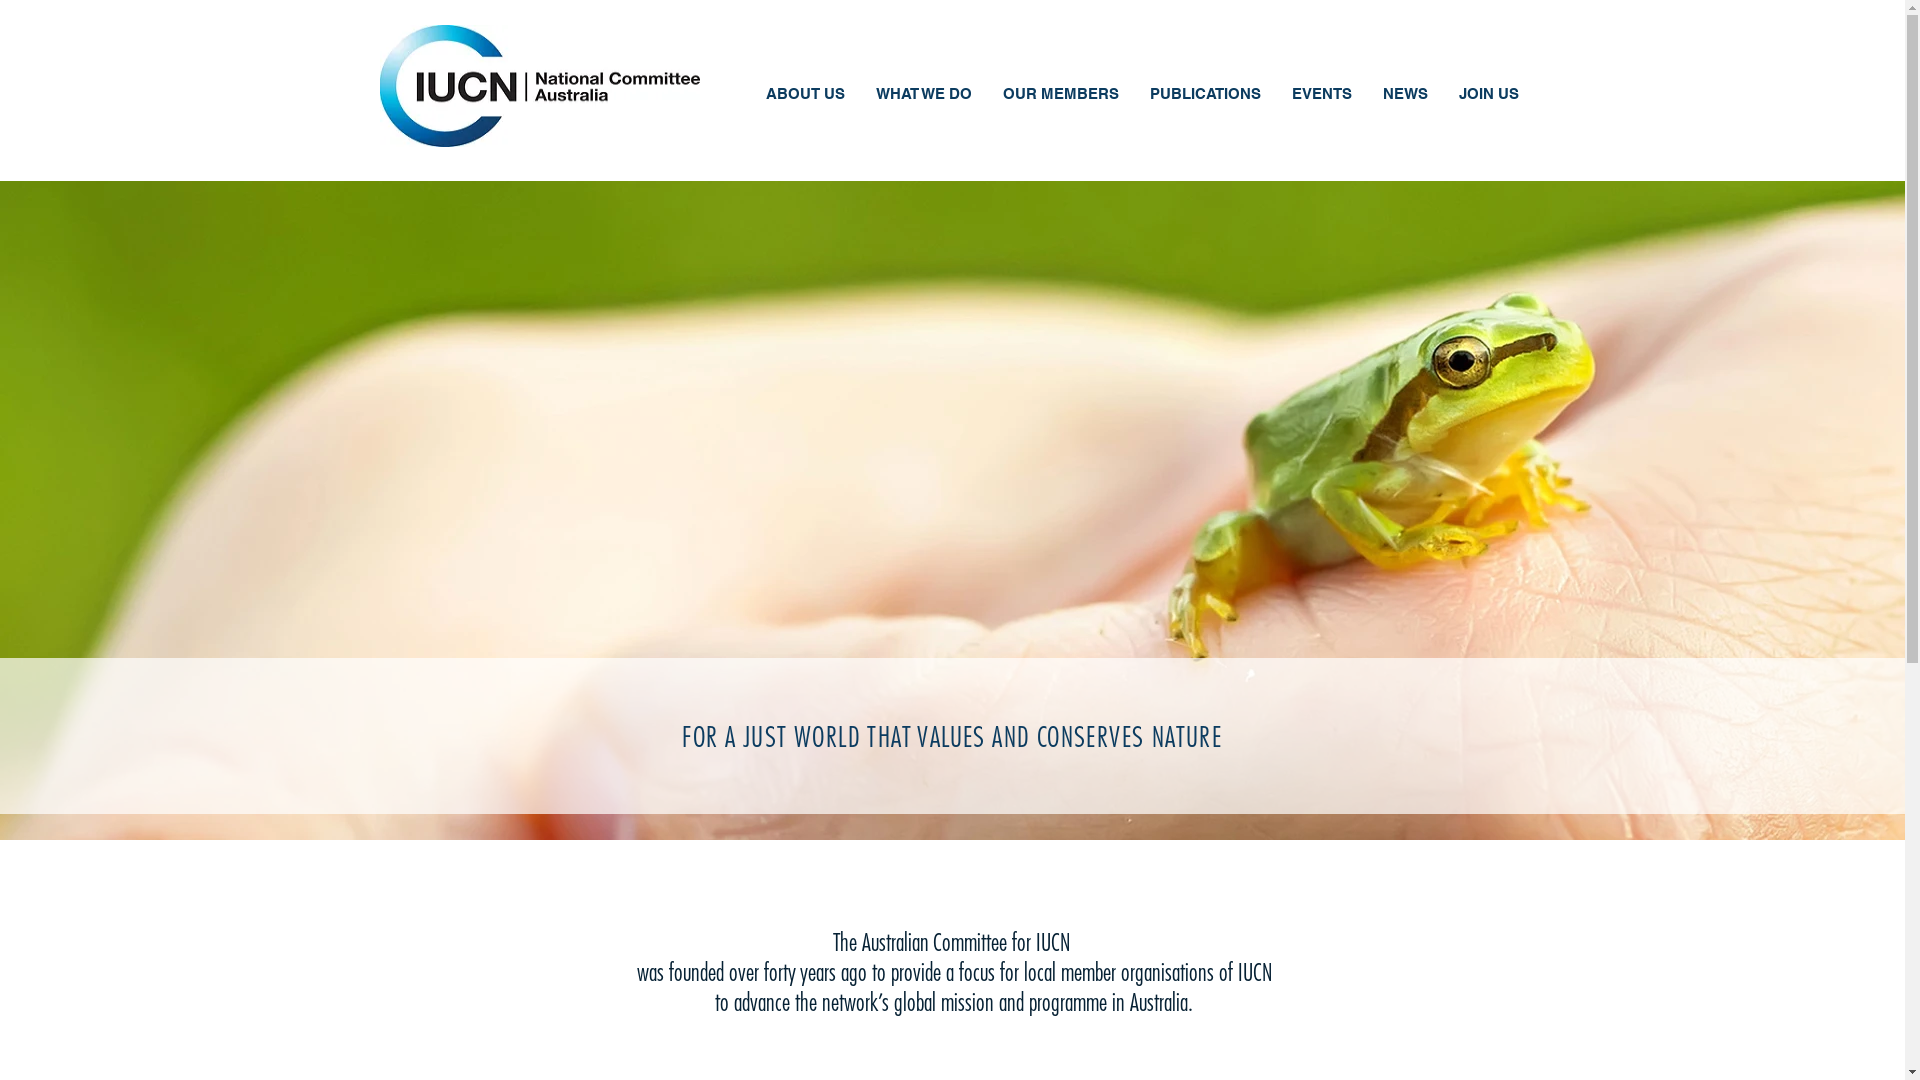 The height and width of the screenshot is (1080, 1920). I want to click on 'PUBLICATIONS', so click(1133, 95).